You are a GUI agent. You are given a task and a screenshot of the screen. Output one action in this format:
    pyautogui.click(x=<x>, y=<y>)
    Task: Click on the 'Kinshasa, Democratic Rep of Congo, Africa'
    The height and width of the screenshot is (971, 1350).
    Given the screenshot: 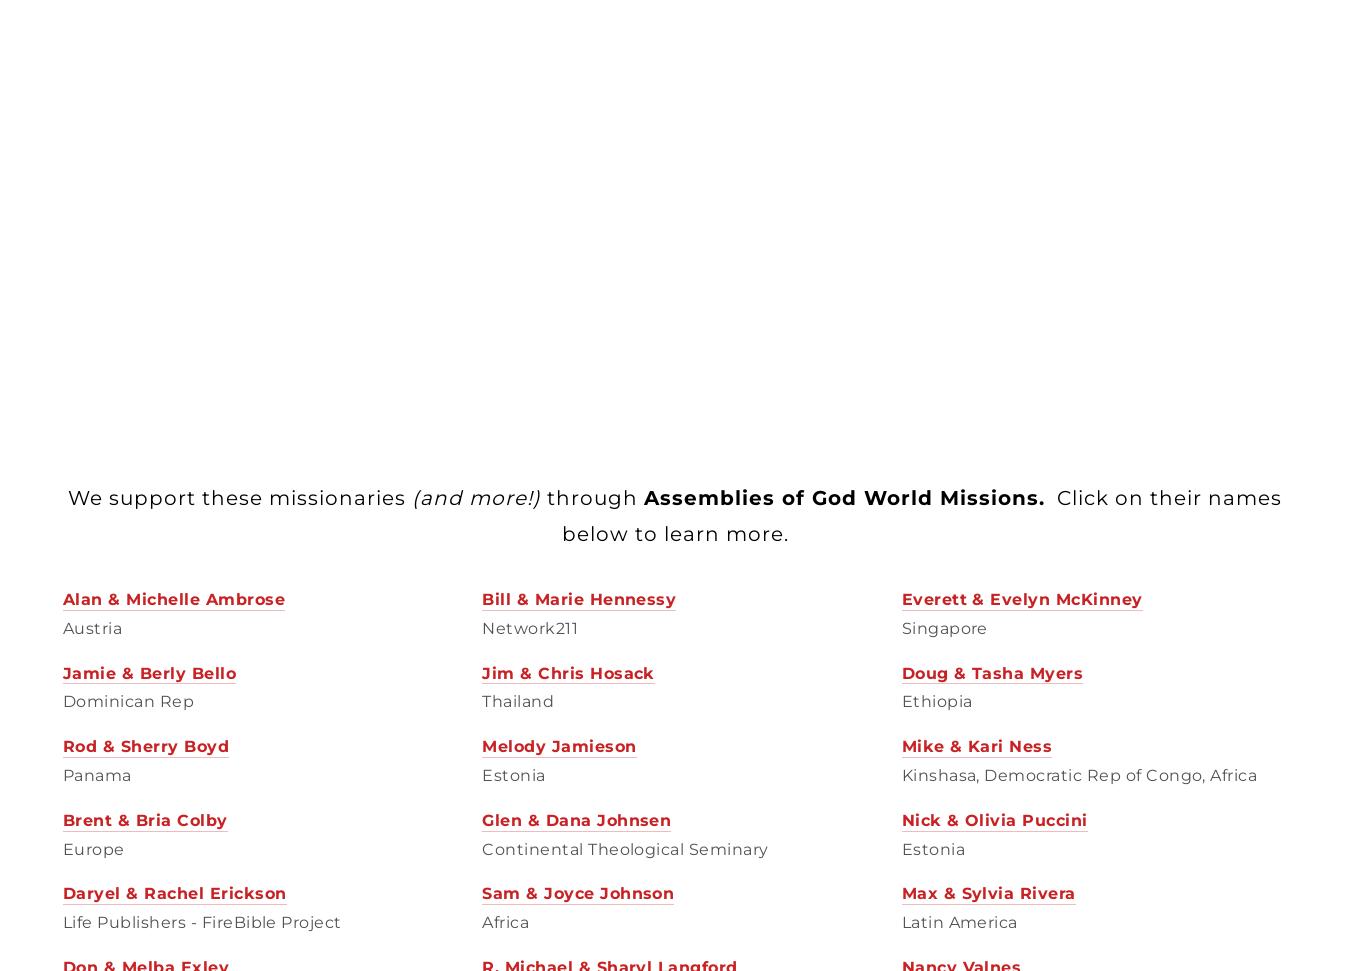 What is the action you would take?
    pyautogui.click(x=1079, y=774)
    